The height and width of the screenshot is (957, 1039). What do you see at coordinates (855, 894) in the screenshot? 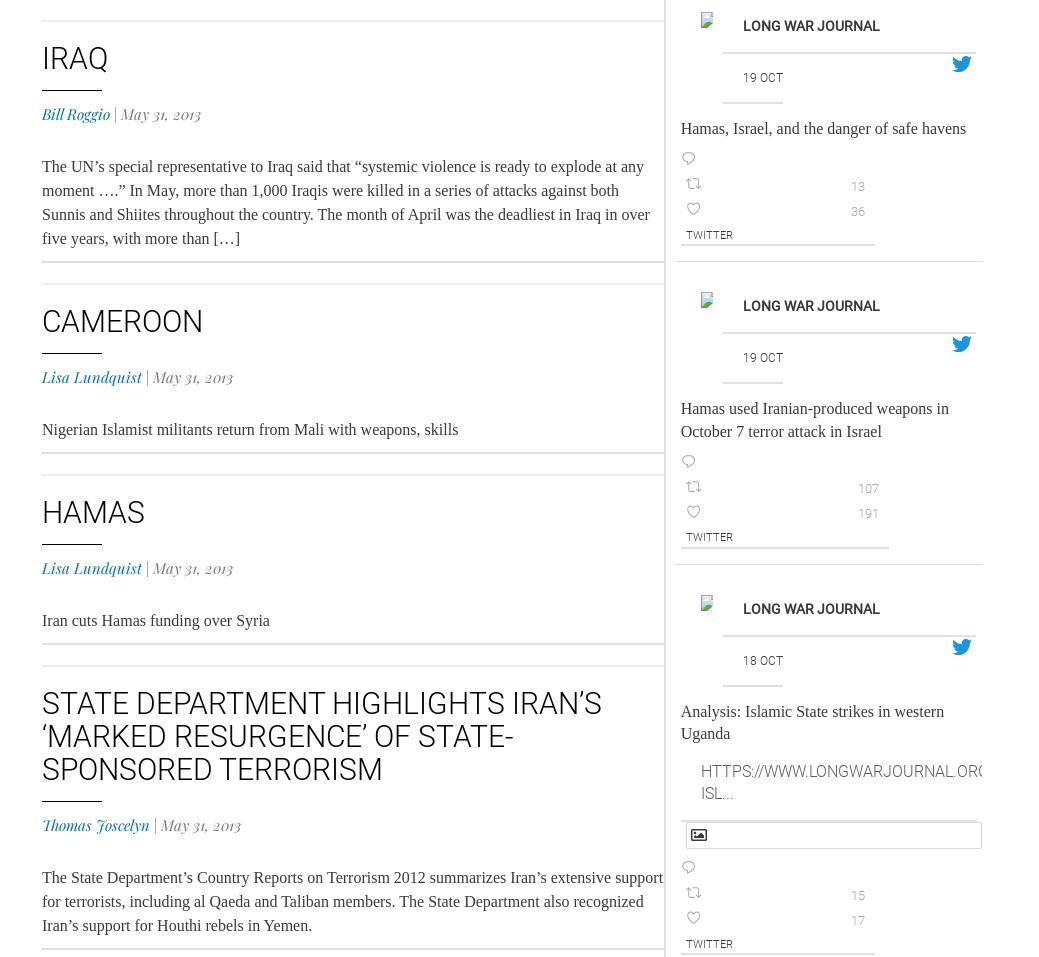
I see `'15'` at bounding box center [855, 894].